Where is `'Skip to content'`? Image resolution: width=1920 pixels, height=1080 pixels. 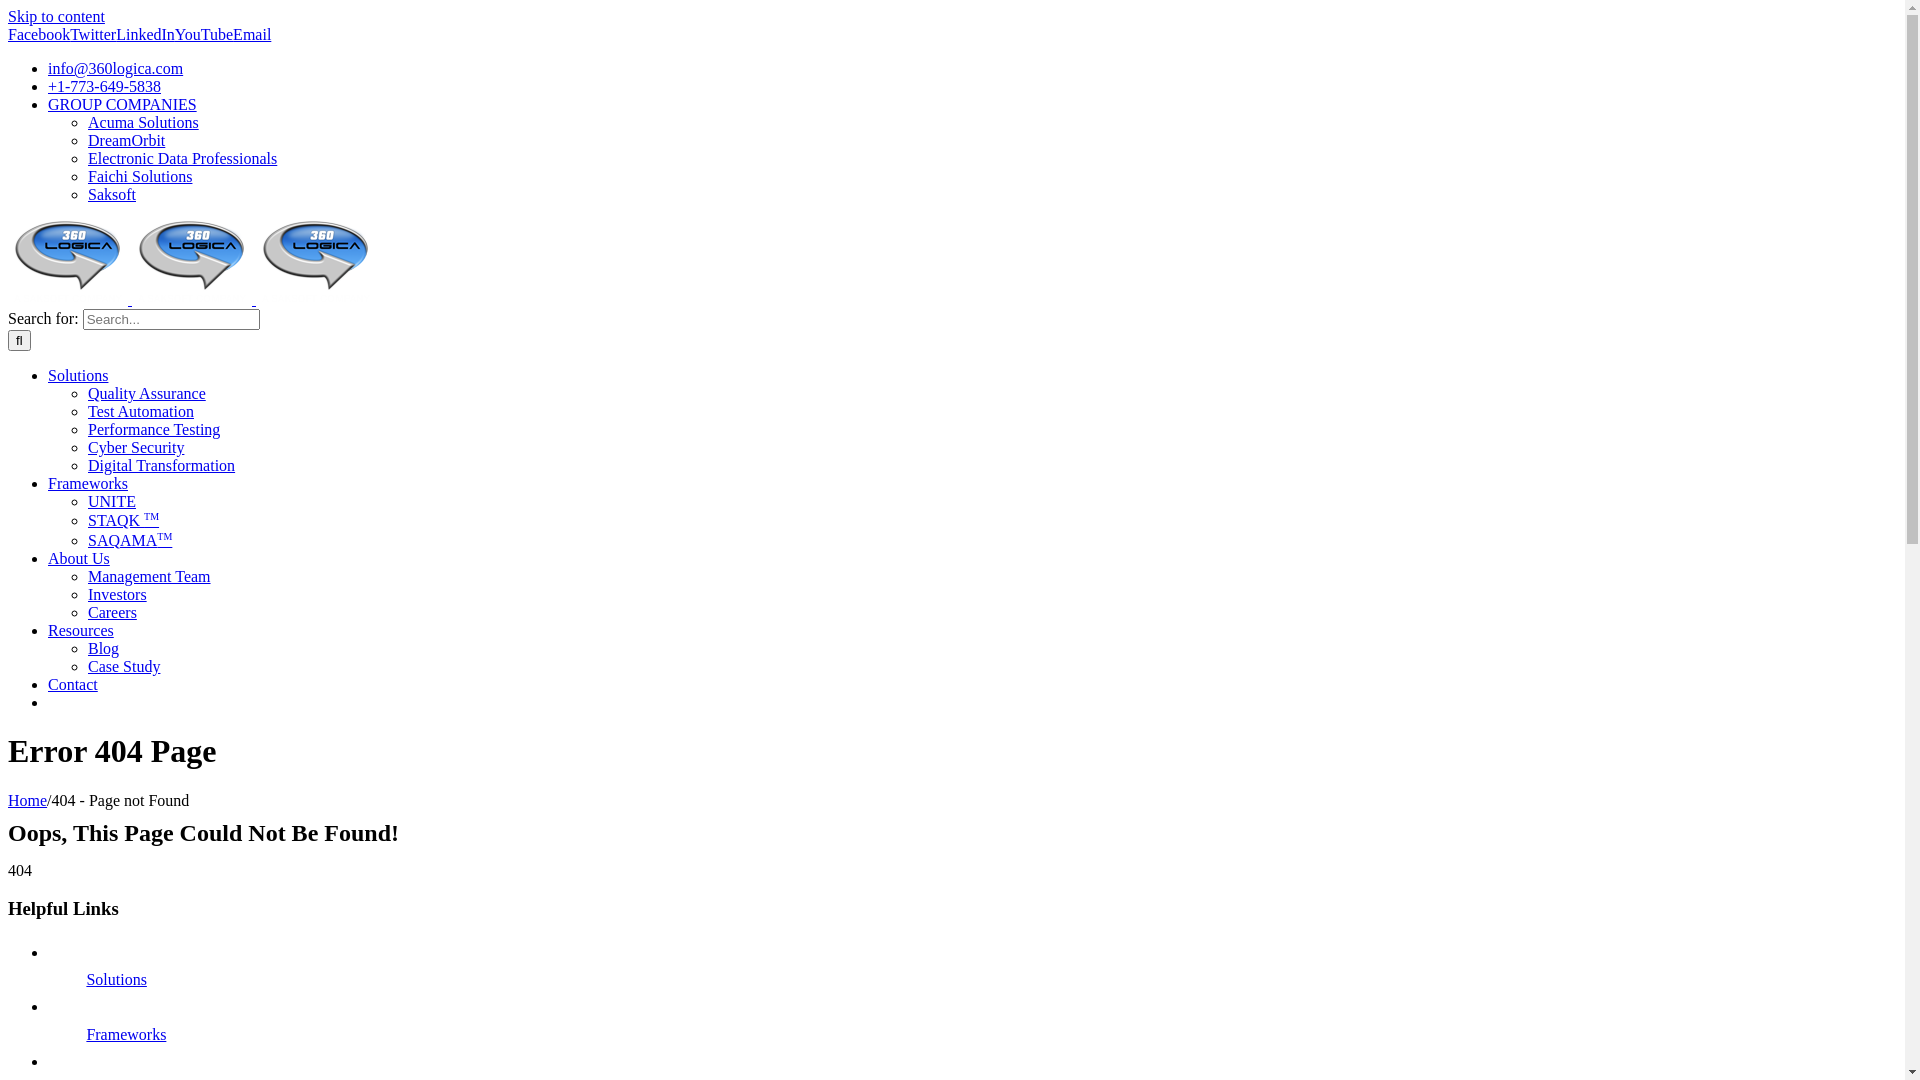 'Skip to content' is located at coordinates (8, 16).